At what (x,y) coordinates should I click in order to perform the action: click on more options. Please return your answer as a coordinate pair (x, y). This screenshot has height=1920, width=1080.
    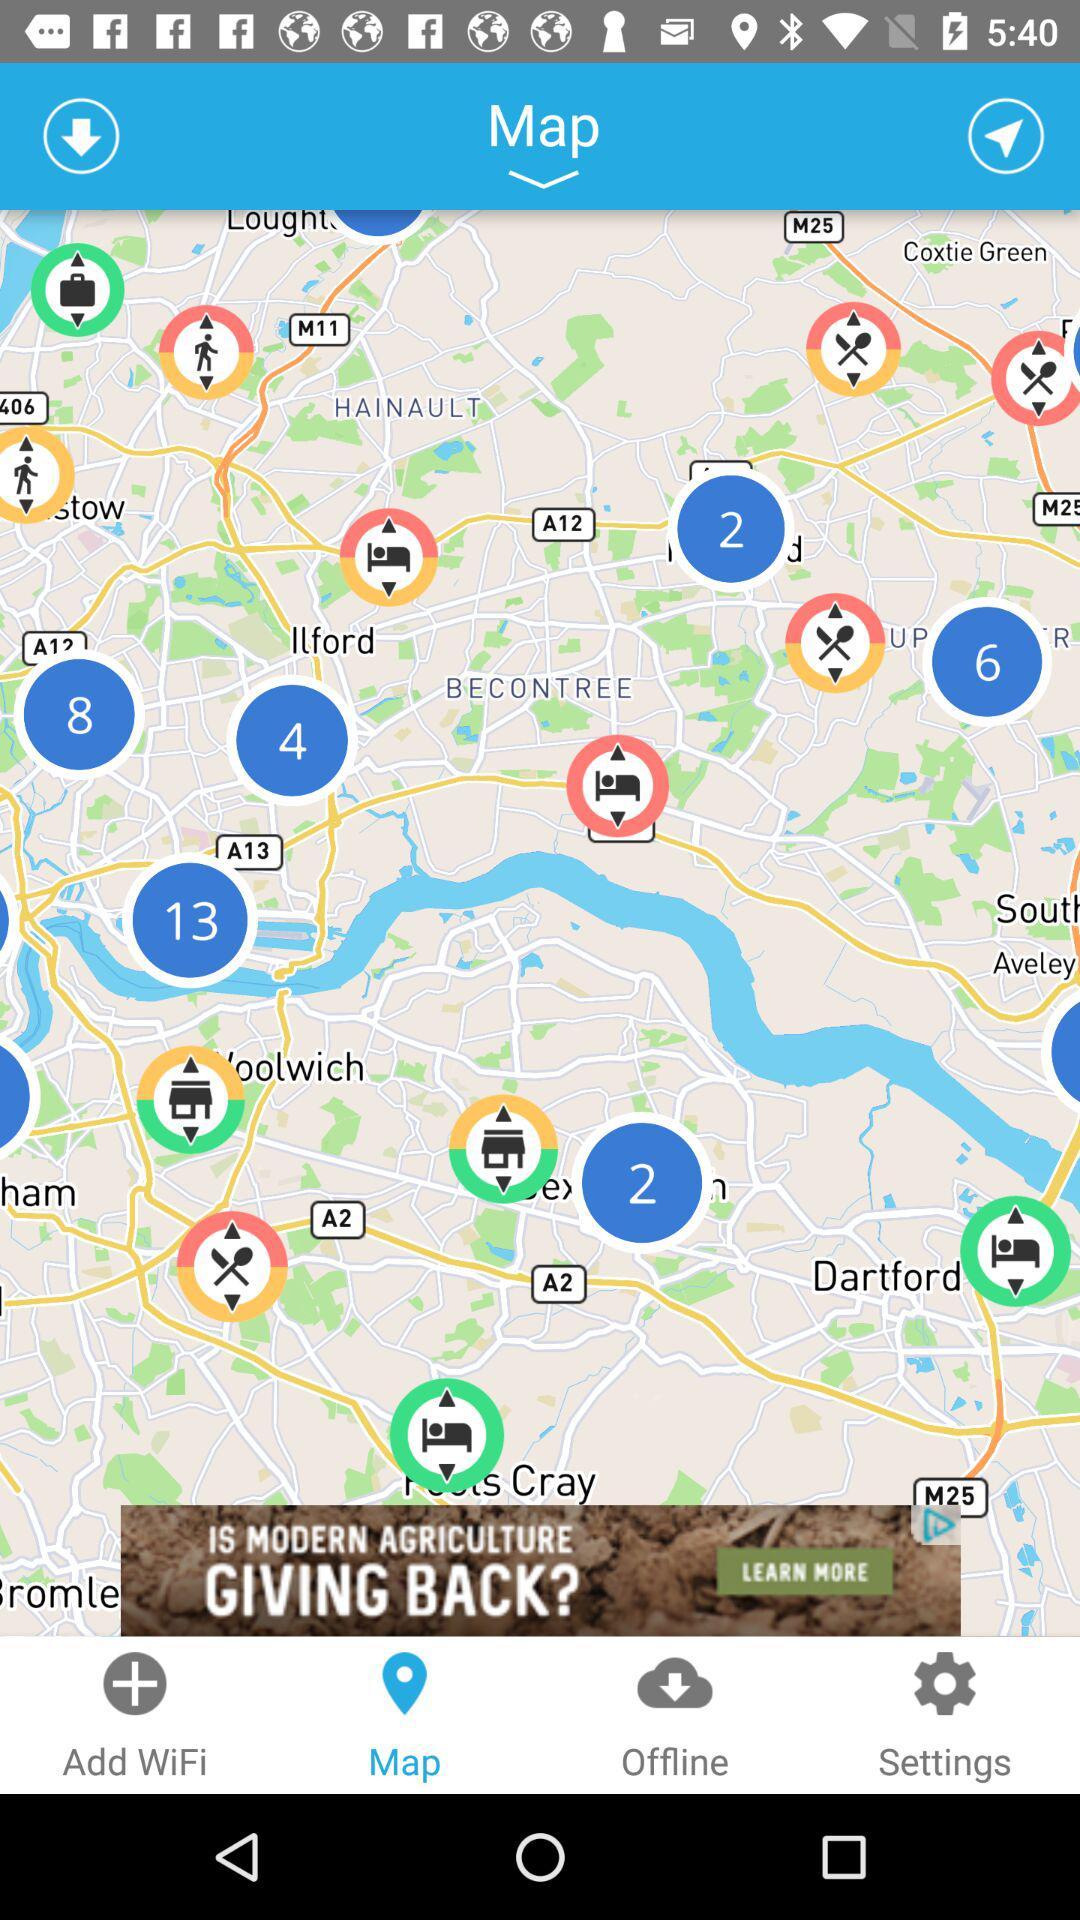
    Looking at the image, I should click on (543, 179).